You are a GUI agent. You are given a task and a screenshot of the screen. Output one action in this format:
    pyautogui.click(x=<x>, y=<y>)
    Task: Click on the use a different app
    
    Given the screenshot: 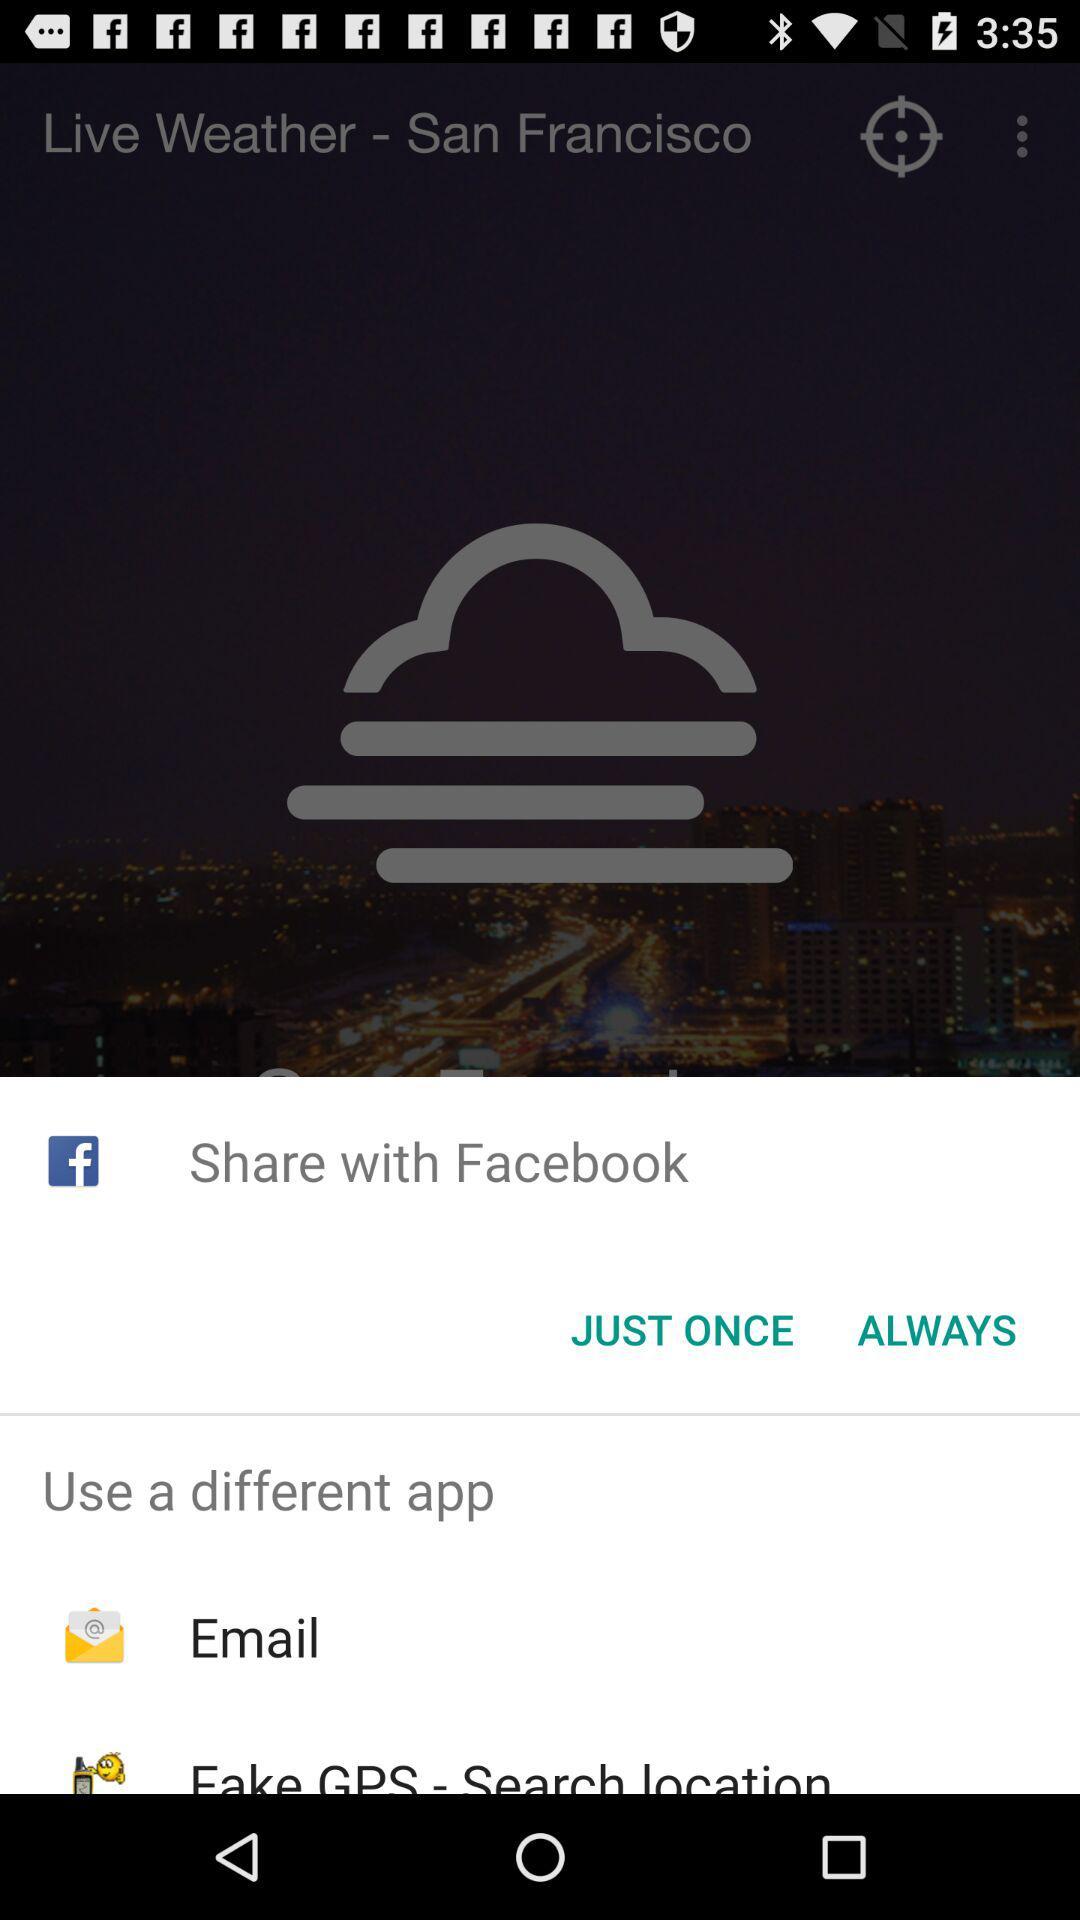 What is the action you would take?
    pyautogui.click(x=540, y=1489)
    